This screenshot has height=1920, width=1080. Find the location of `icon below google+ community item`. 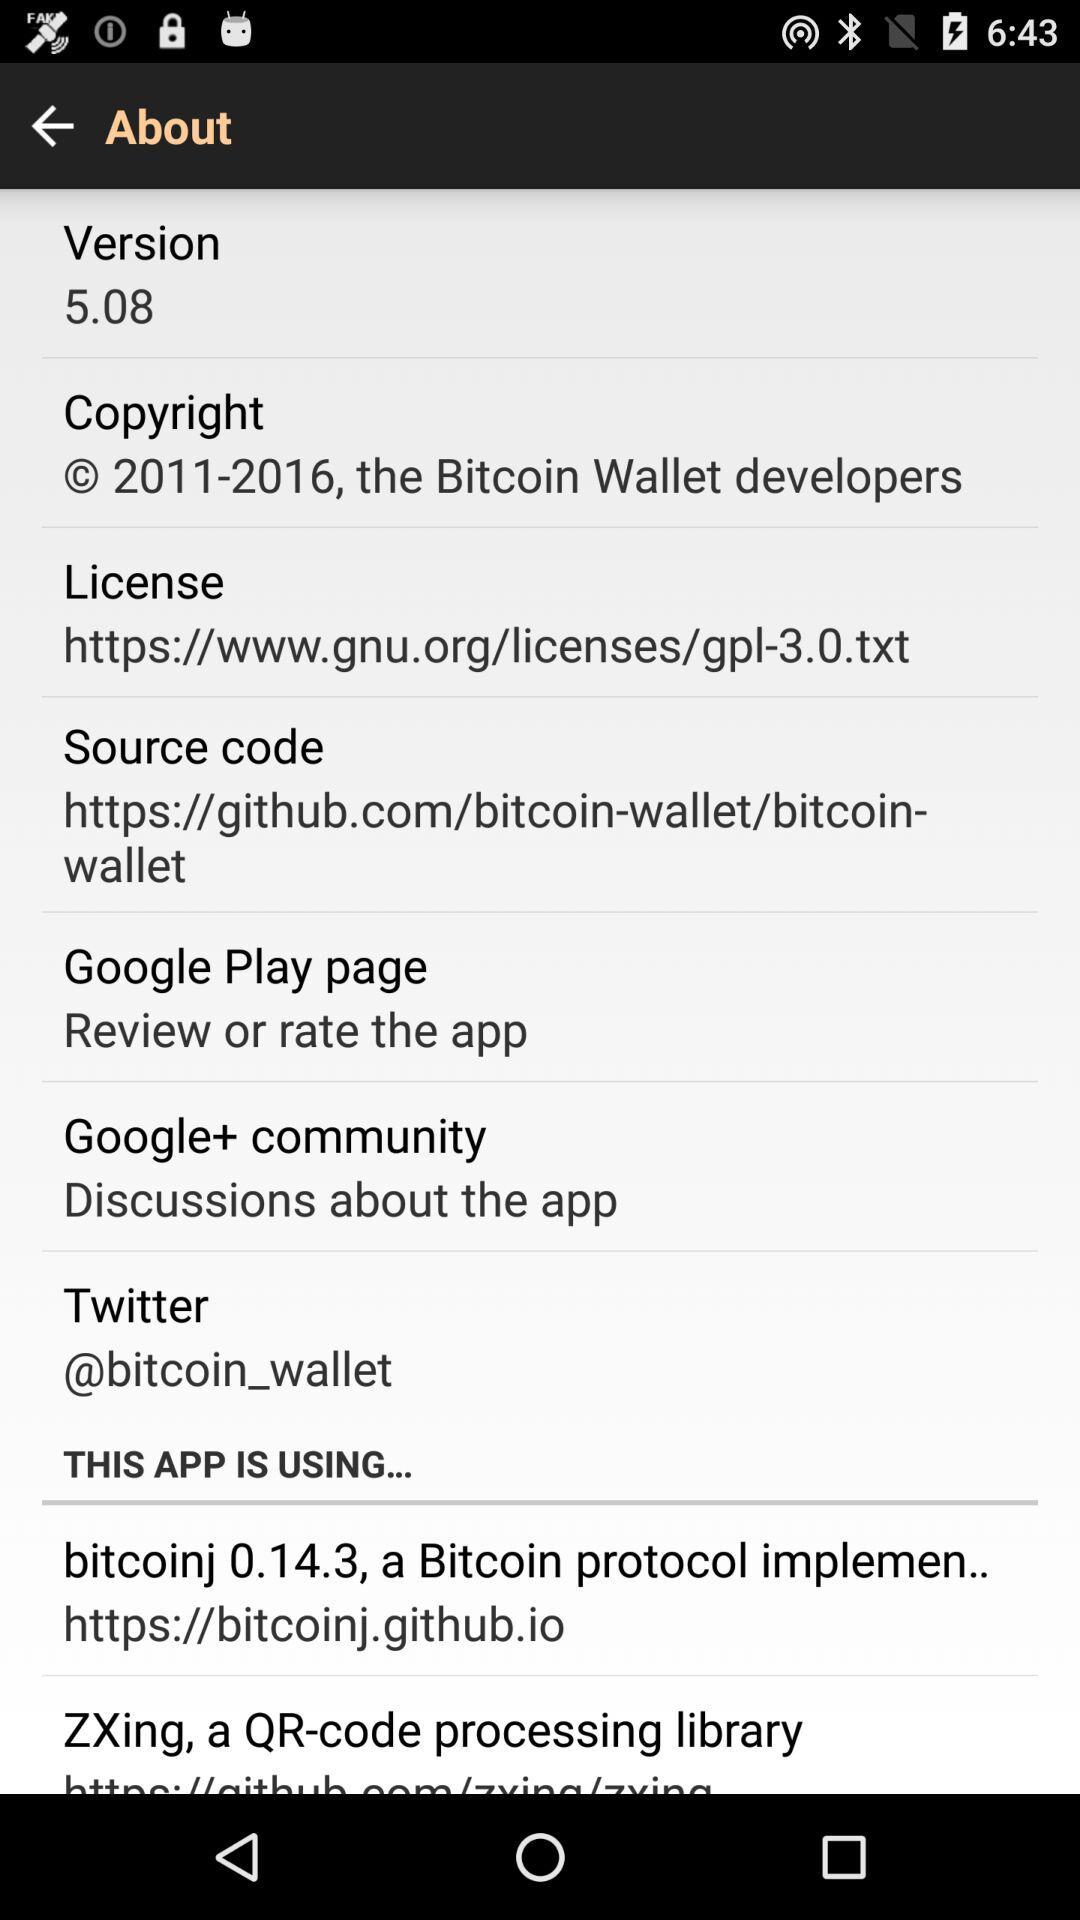

icon below google+ community item is located at coordinates (339, 1198).